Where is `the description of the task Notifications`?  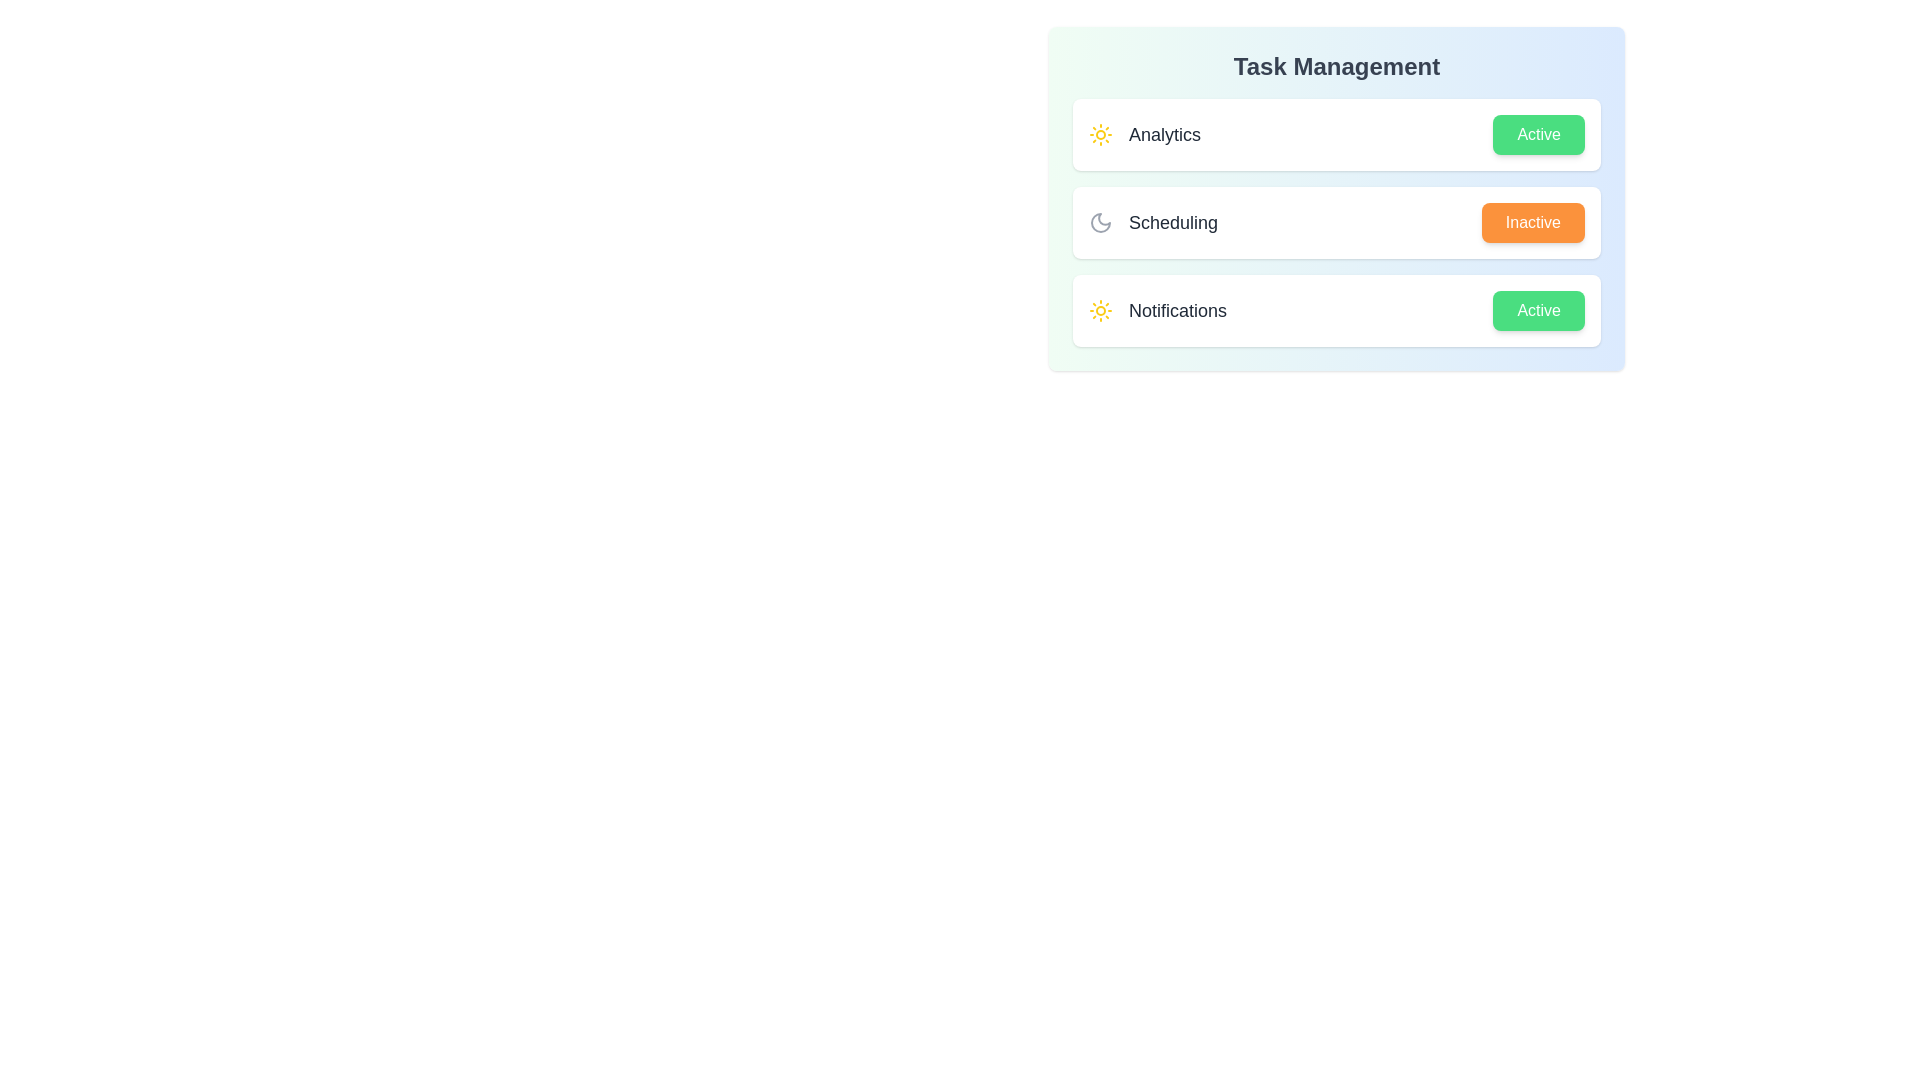
the description of the task Notifications is located at coordinates (1157, 311).